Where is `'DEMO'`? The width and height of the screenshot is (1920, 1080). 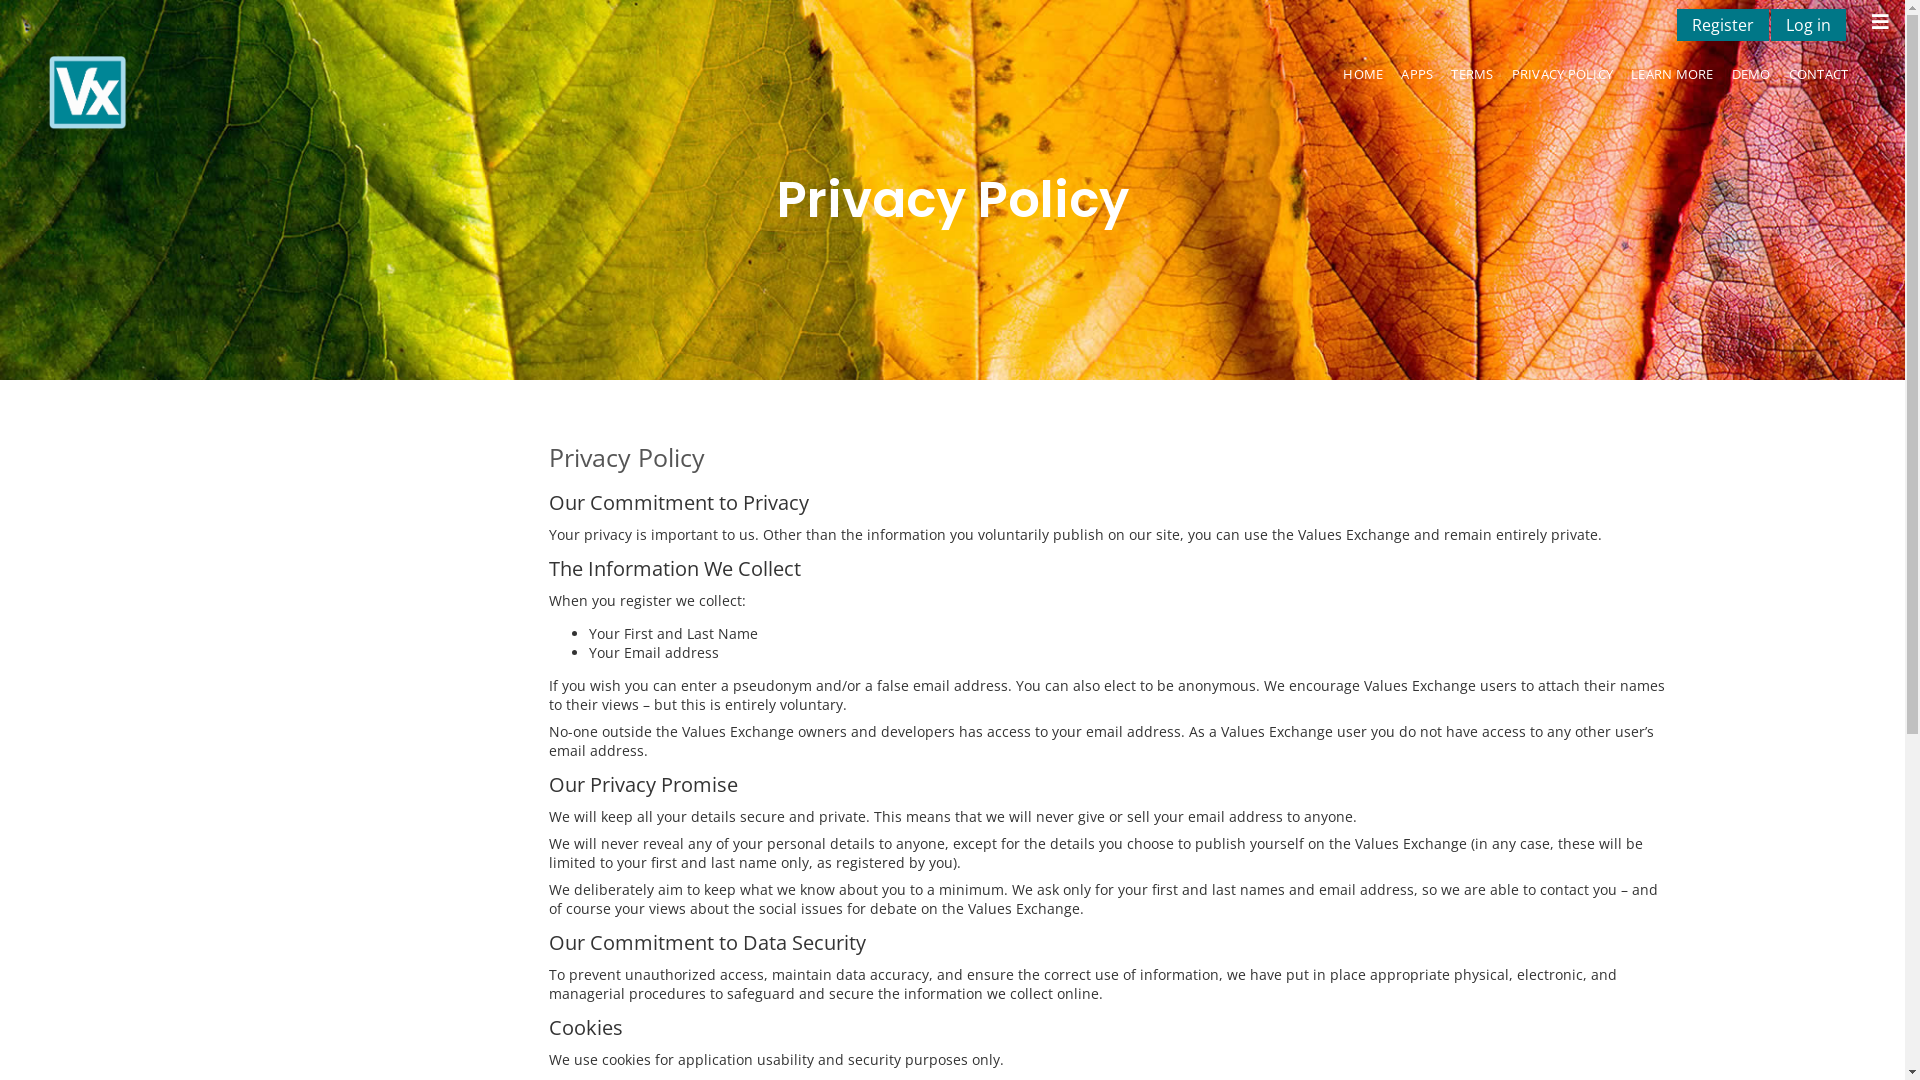
'DEMO' is located at coordinates (1750, 72).